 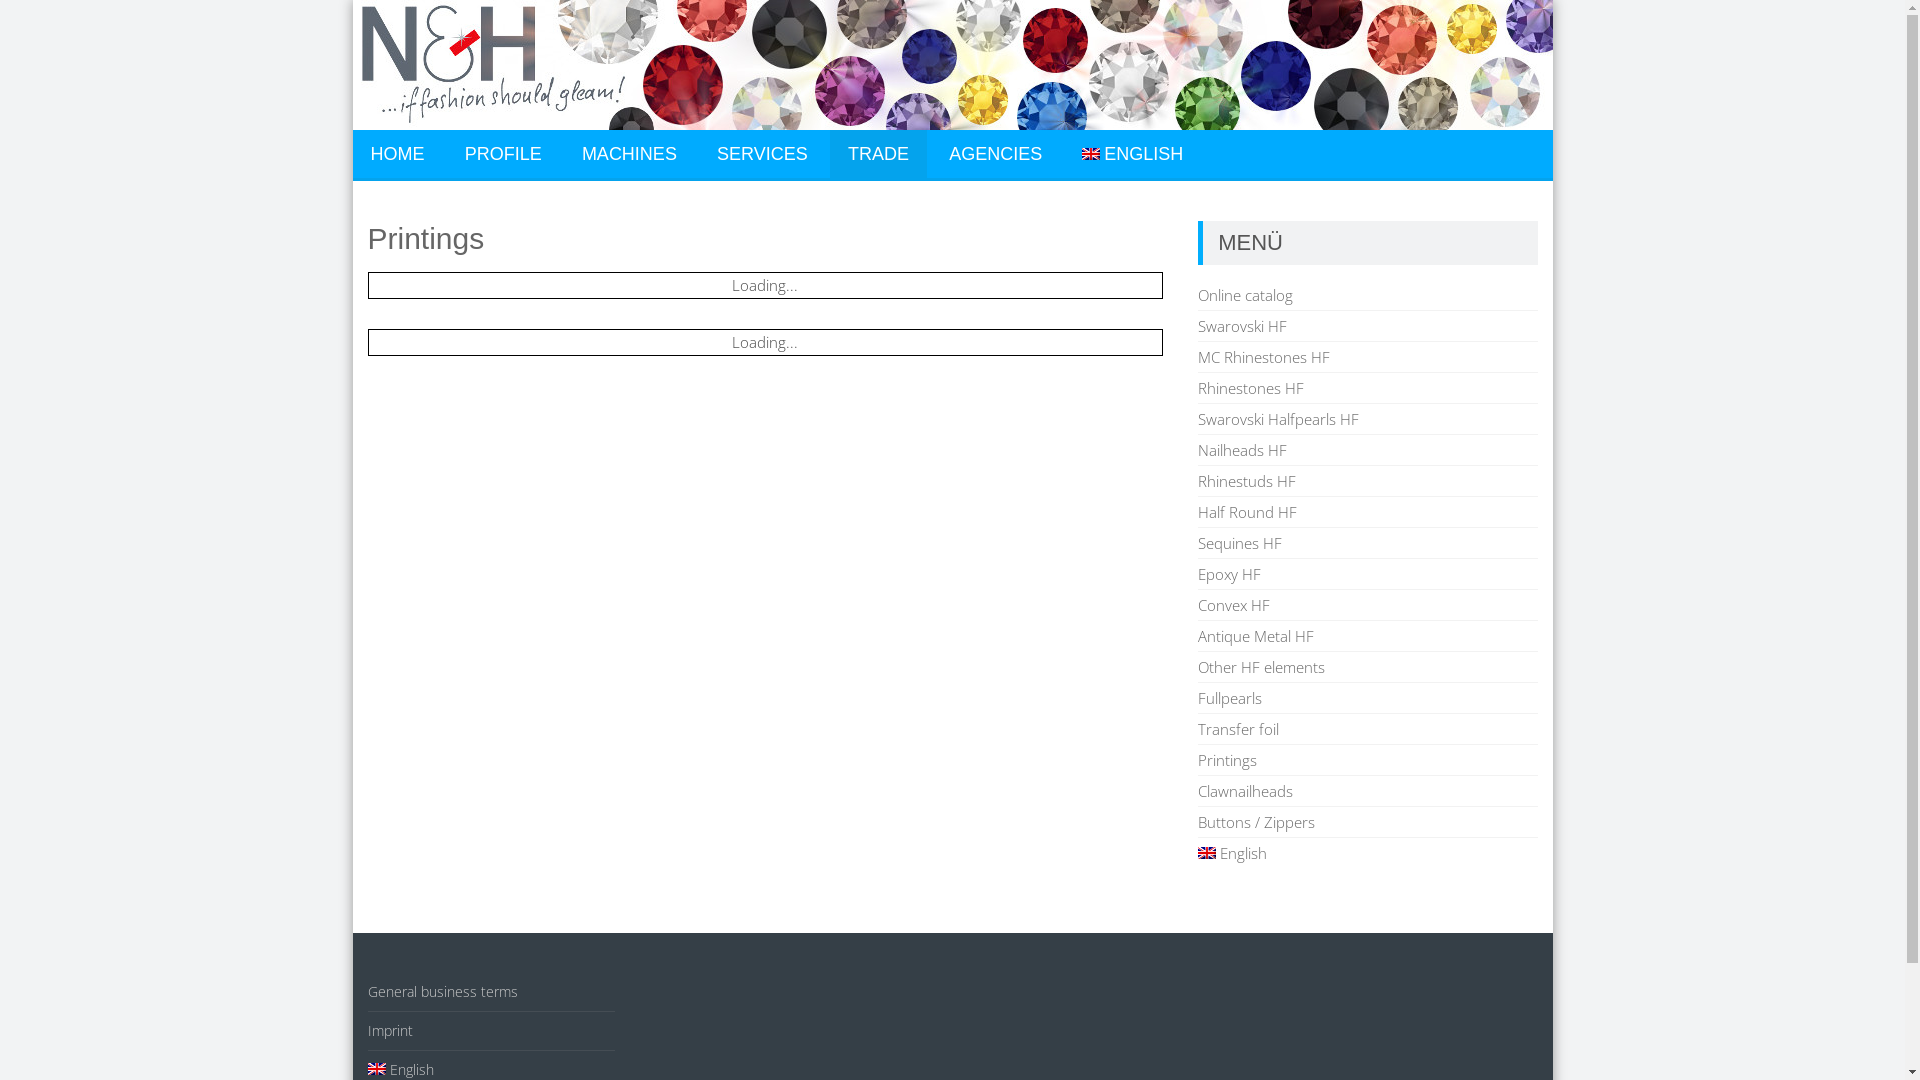 What do you see at coordinates (390, 1030) in the screenshot?
I see `'Imprint'` at bounding box center [390, 1030].